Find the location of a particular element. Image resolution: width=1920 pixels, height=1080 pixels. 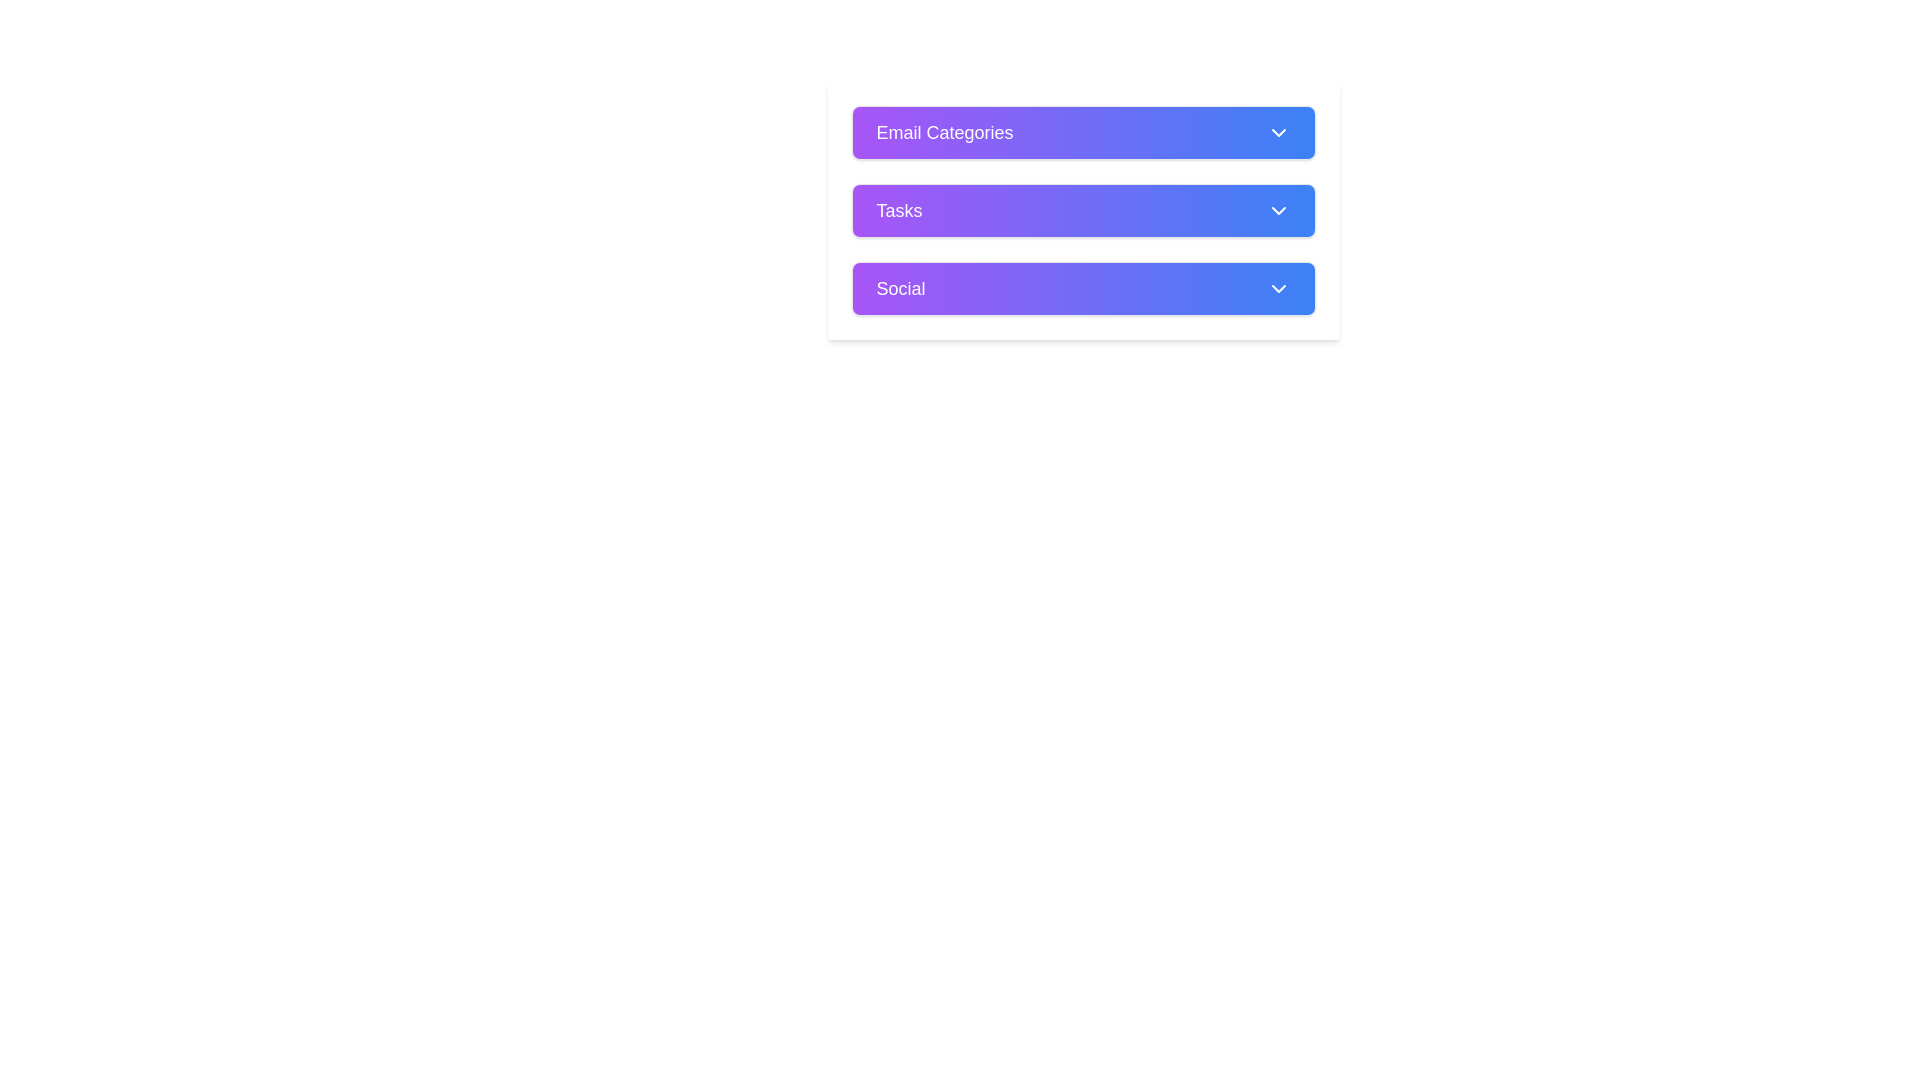

the dropdown arrow is located at coordinates (1277, 132).